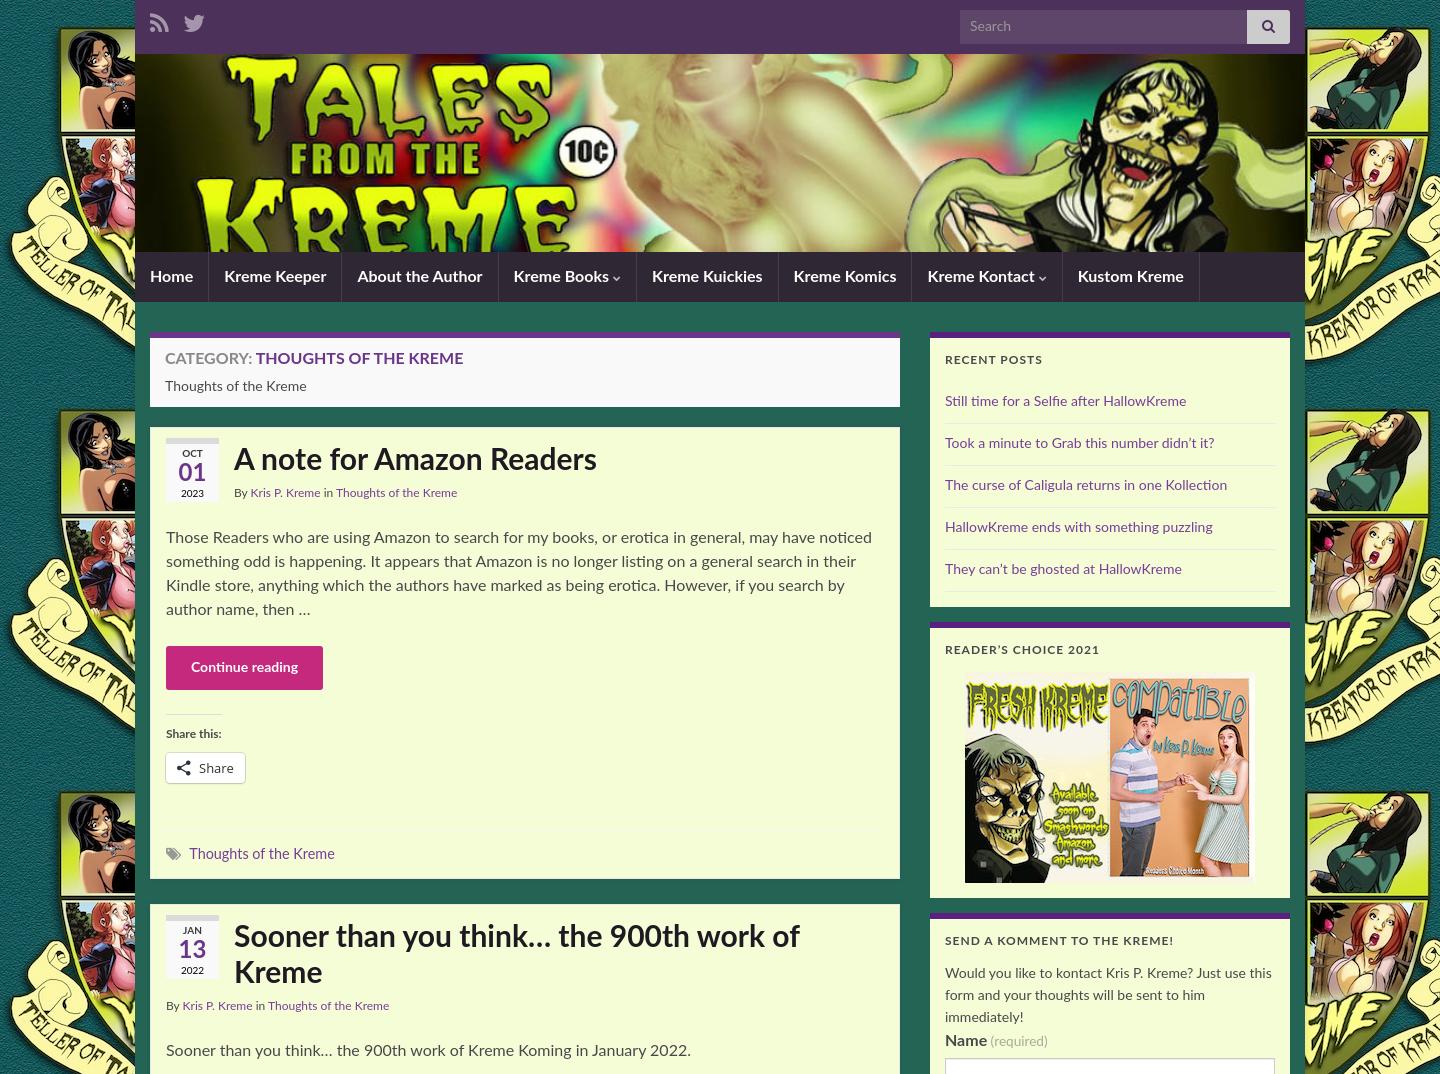 This screenshot has width=1440, height=1074. I want to click on 'Category:', so click(209, 358).